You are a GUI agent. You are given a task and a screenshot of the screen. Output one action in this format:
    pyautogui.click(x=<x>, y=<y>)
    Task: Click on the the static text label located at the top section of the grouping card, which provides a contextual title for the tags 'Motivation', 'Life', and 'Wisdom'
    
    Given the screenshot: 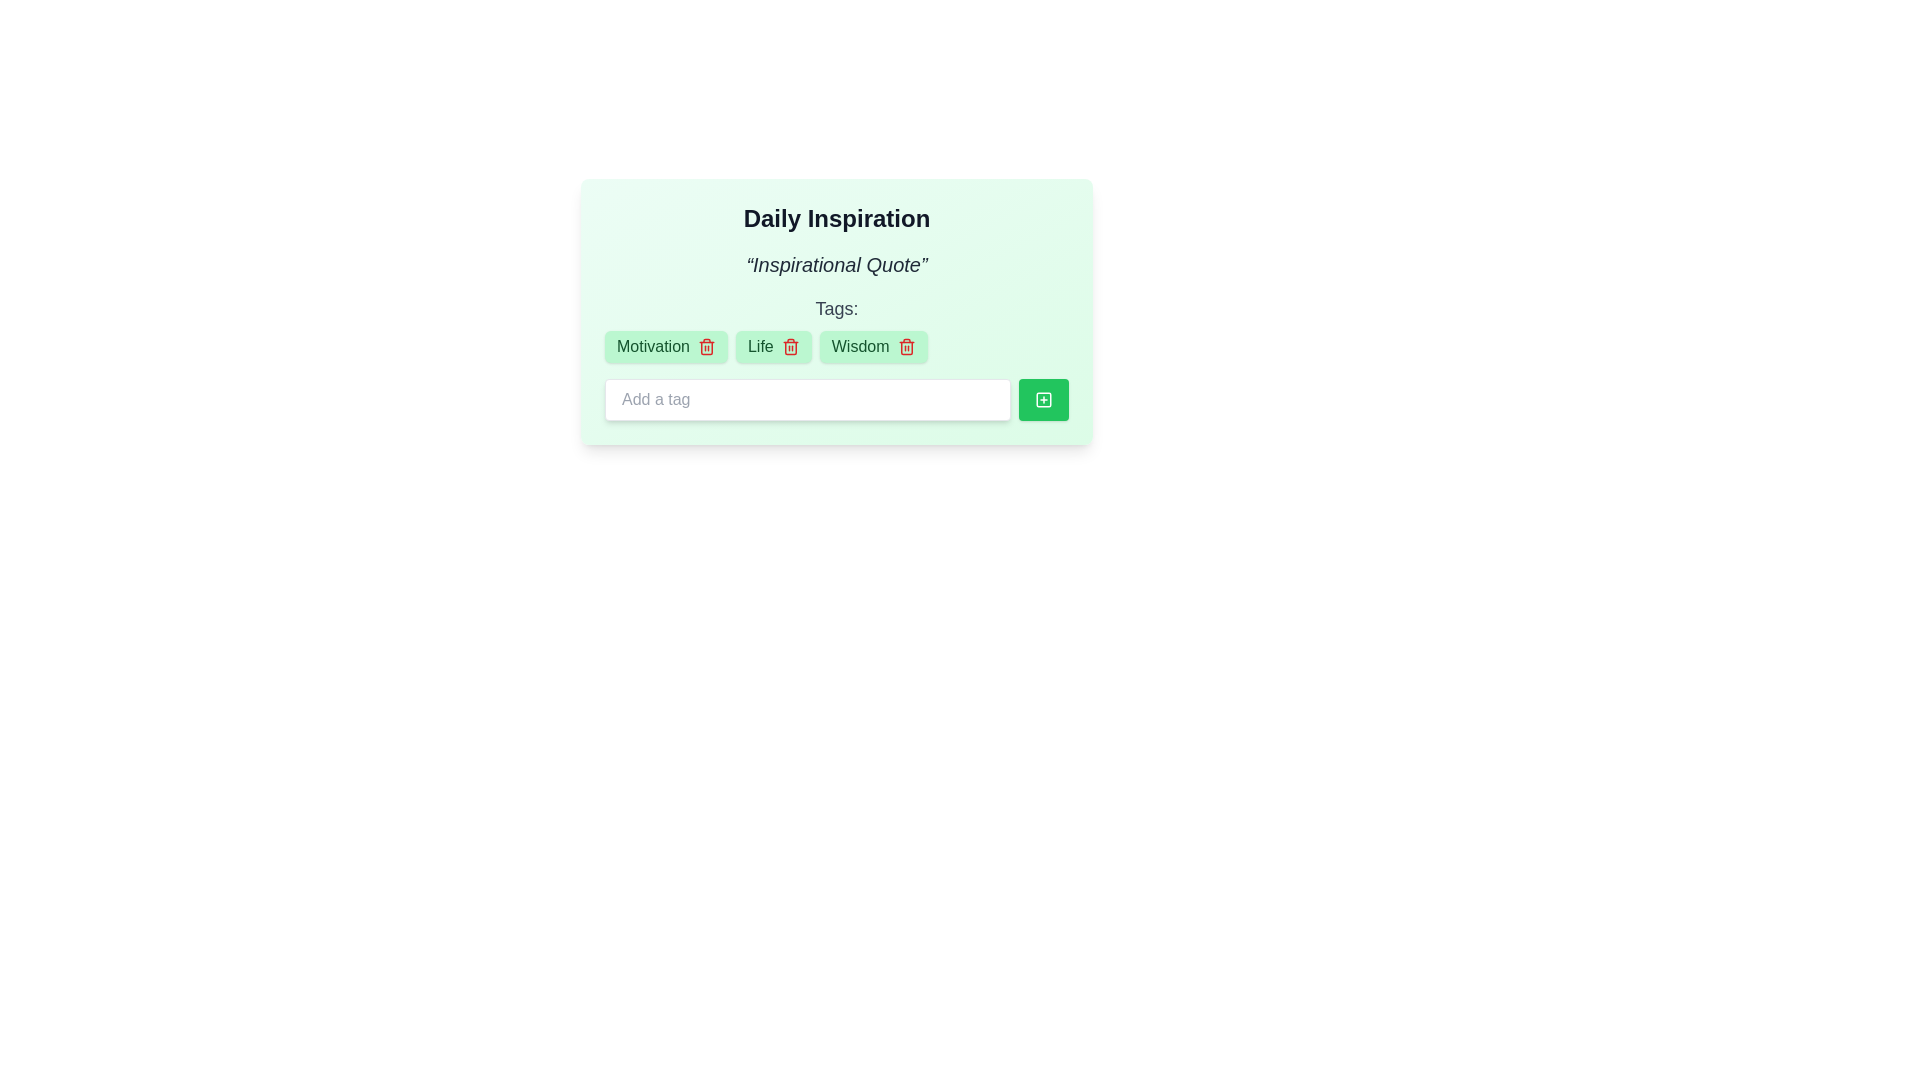 What is the action you would take?
    pyautogui.click(x=836, y=357)
    